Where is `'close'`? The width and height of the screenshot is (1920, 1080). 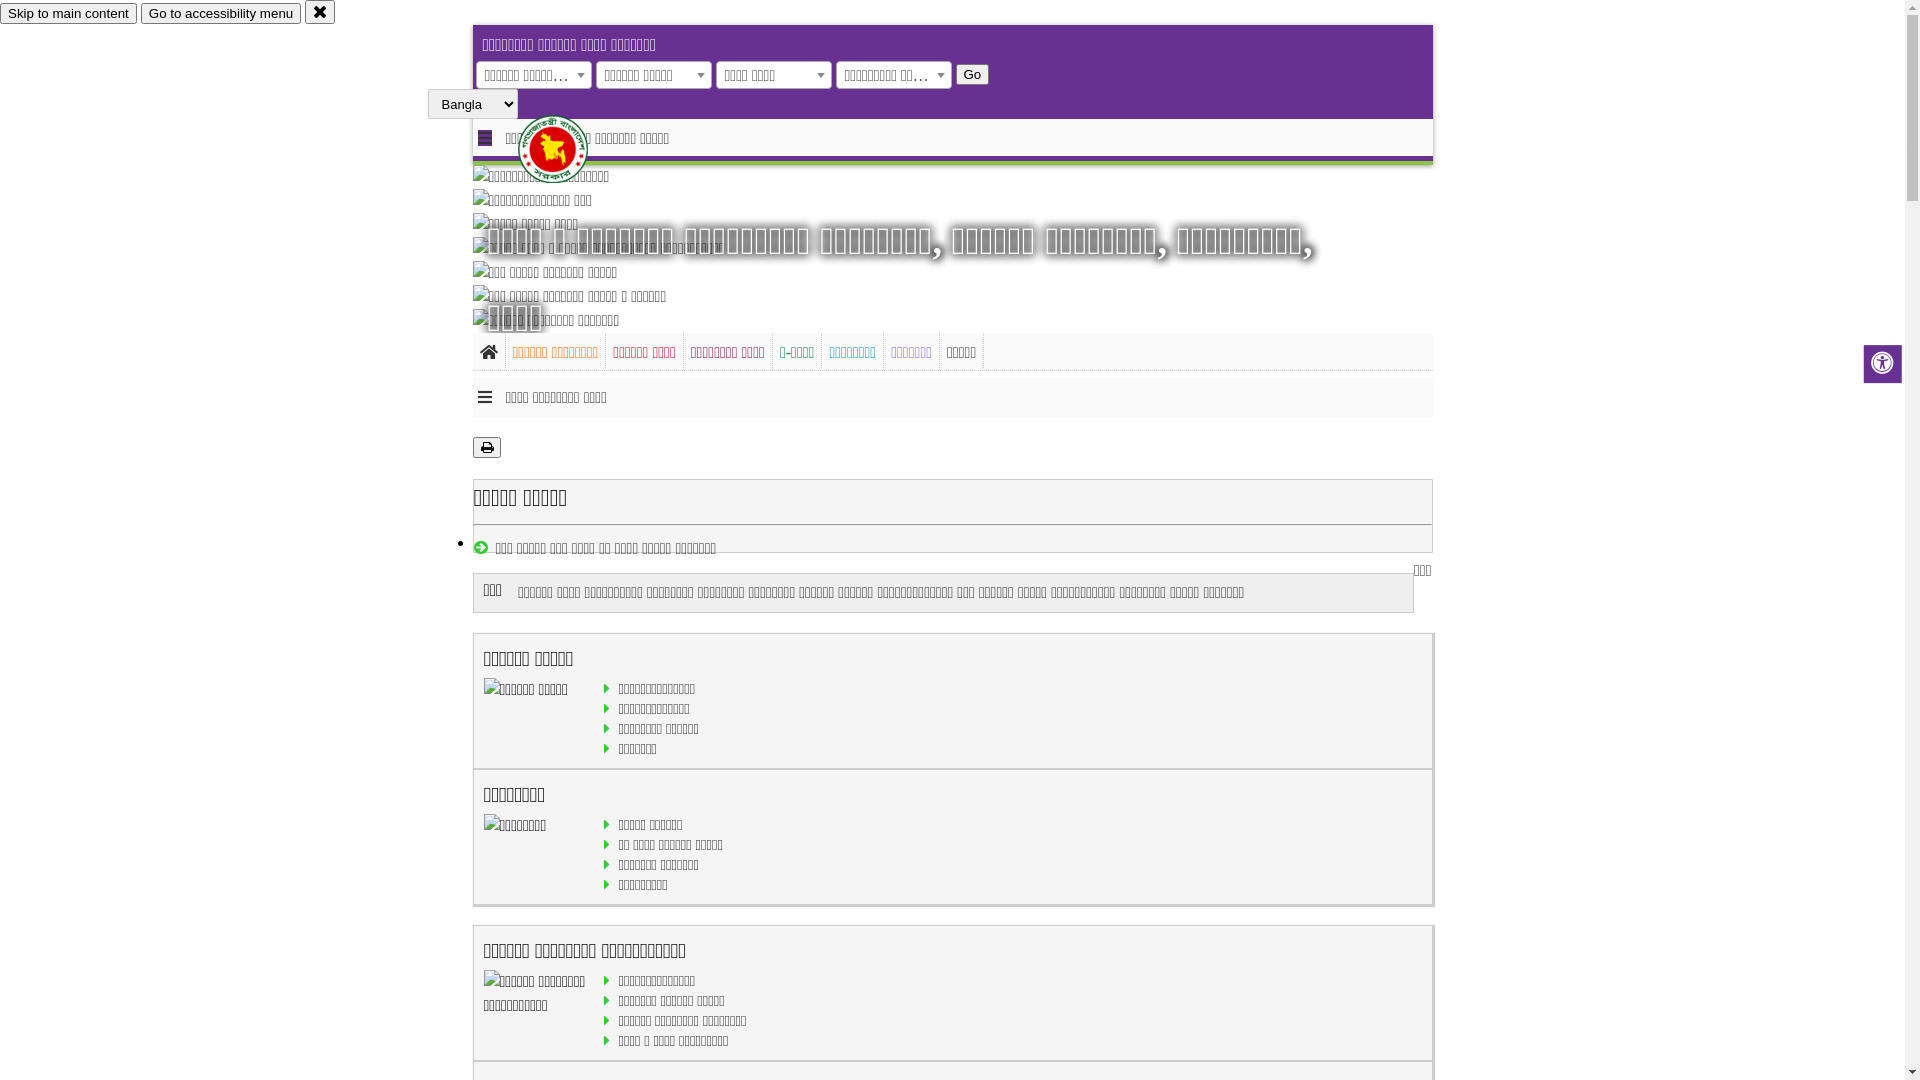
'close' is located at coordinates (304, 11).